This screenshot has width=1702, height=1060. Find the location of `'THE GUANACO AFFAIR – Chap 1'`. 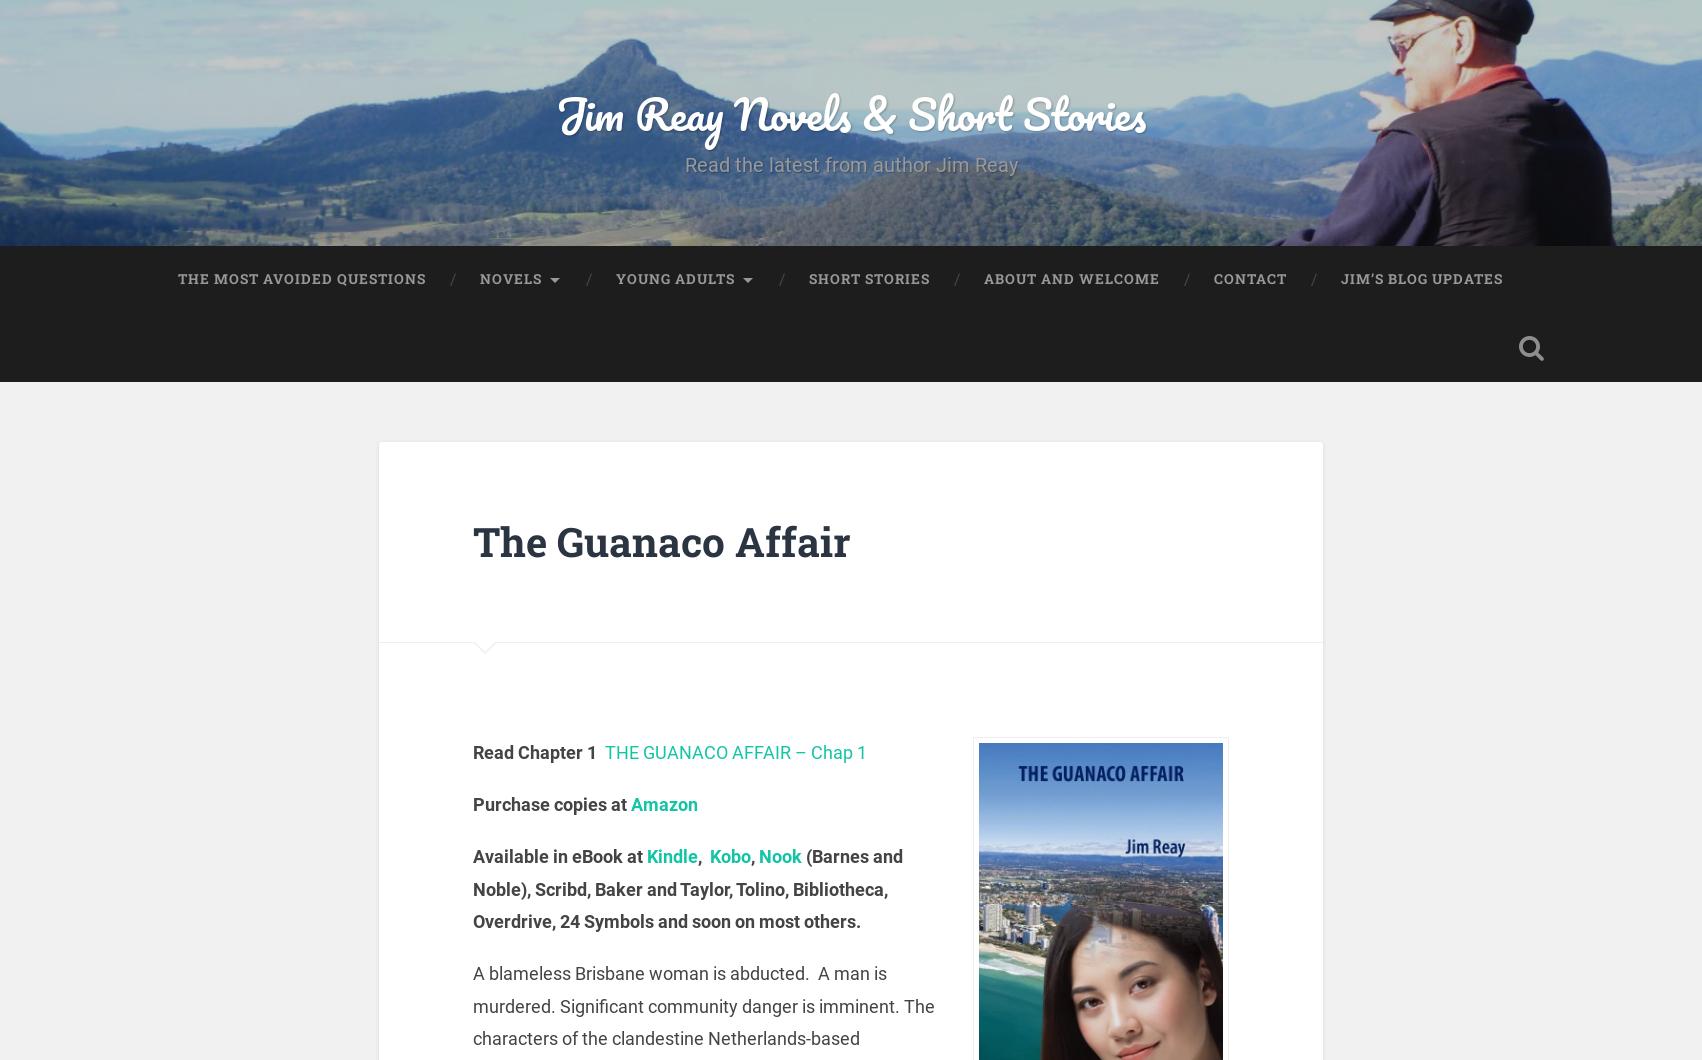

'THE GUANACO AFFAIR – Chap 1' is located at coordinates (734, 751).